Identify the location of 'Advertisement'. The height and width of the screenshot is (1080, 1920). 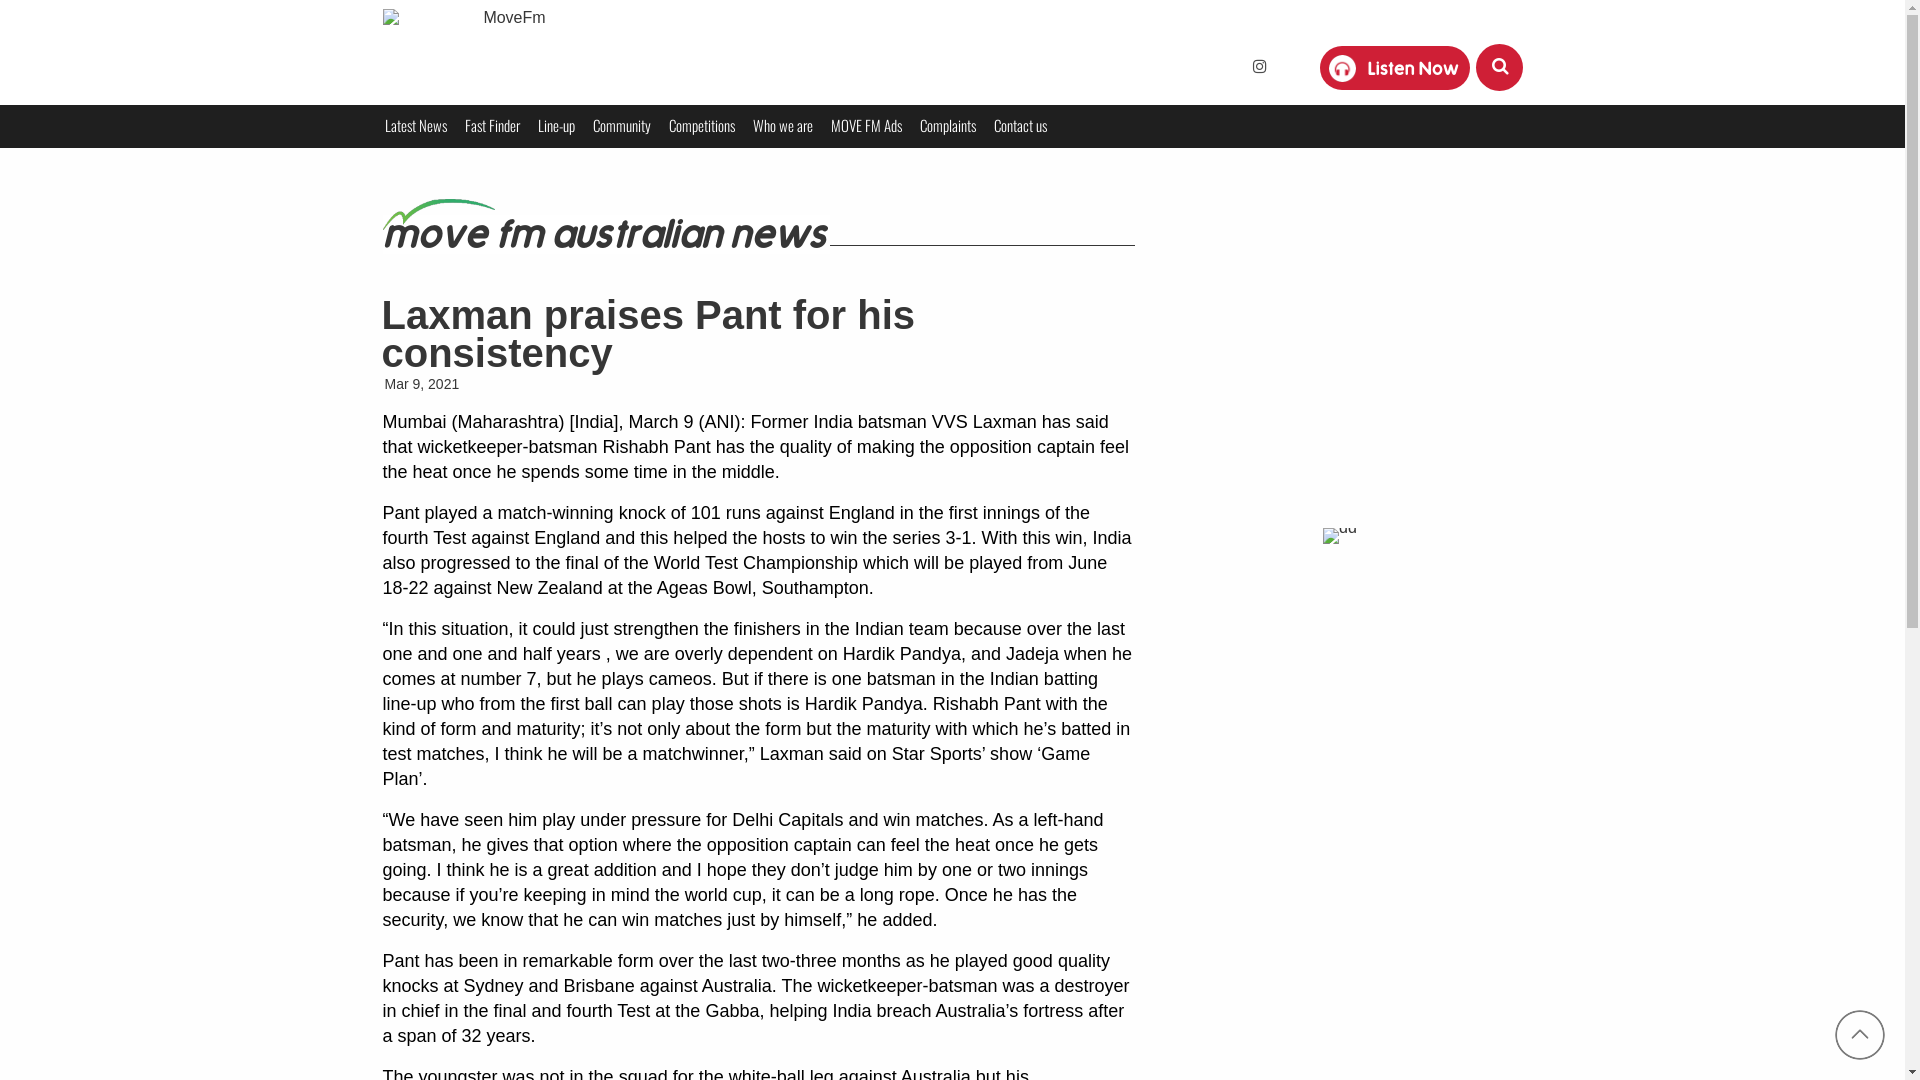
(1339, 362).